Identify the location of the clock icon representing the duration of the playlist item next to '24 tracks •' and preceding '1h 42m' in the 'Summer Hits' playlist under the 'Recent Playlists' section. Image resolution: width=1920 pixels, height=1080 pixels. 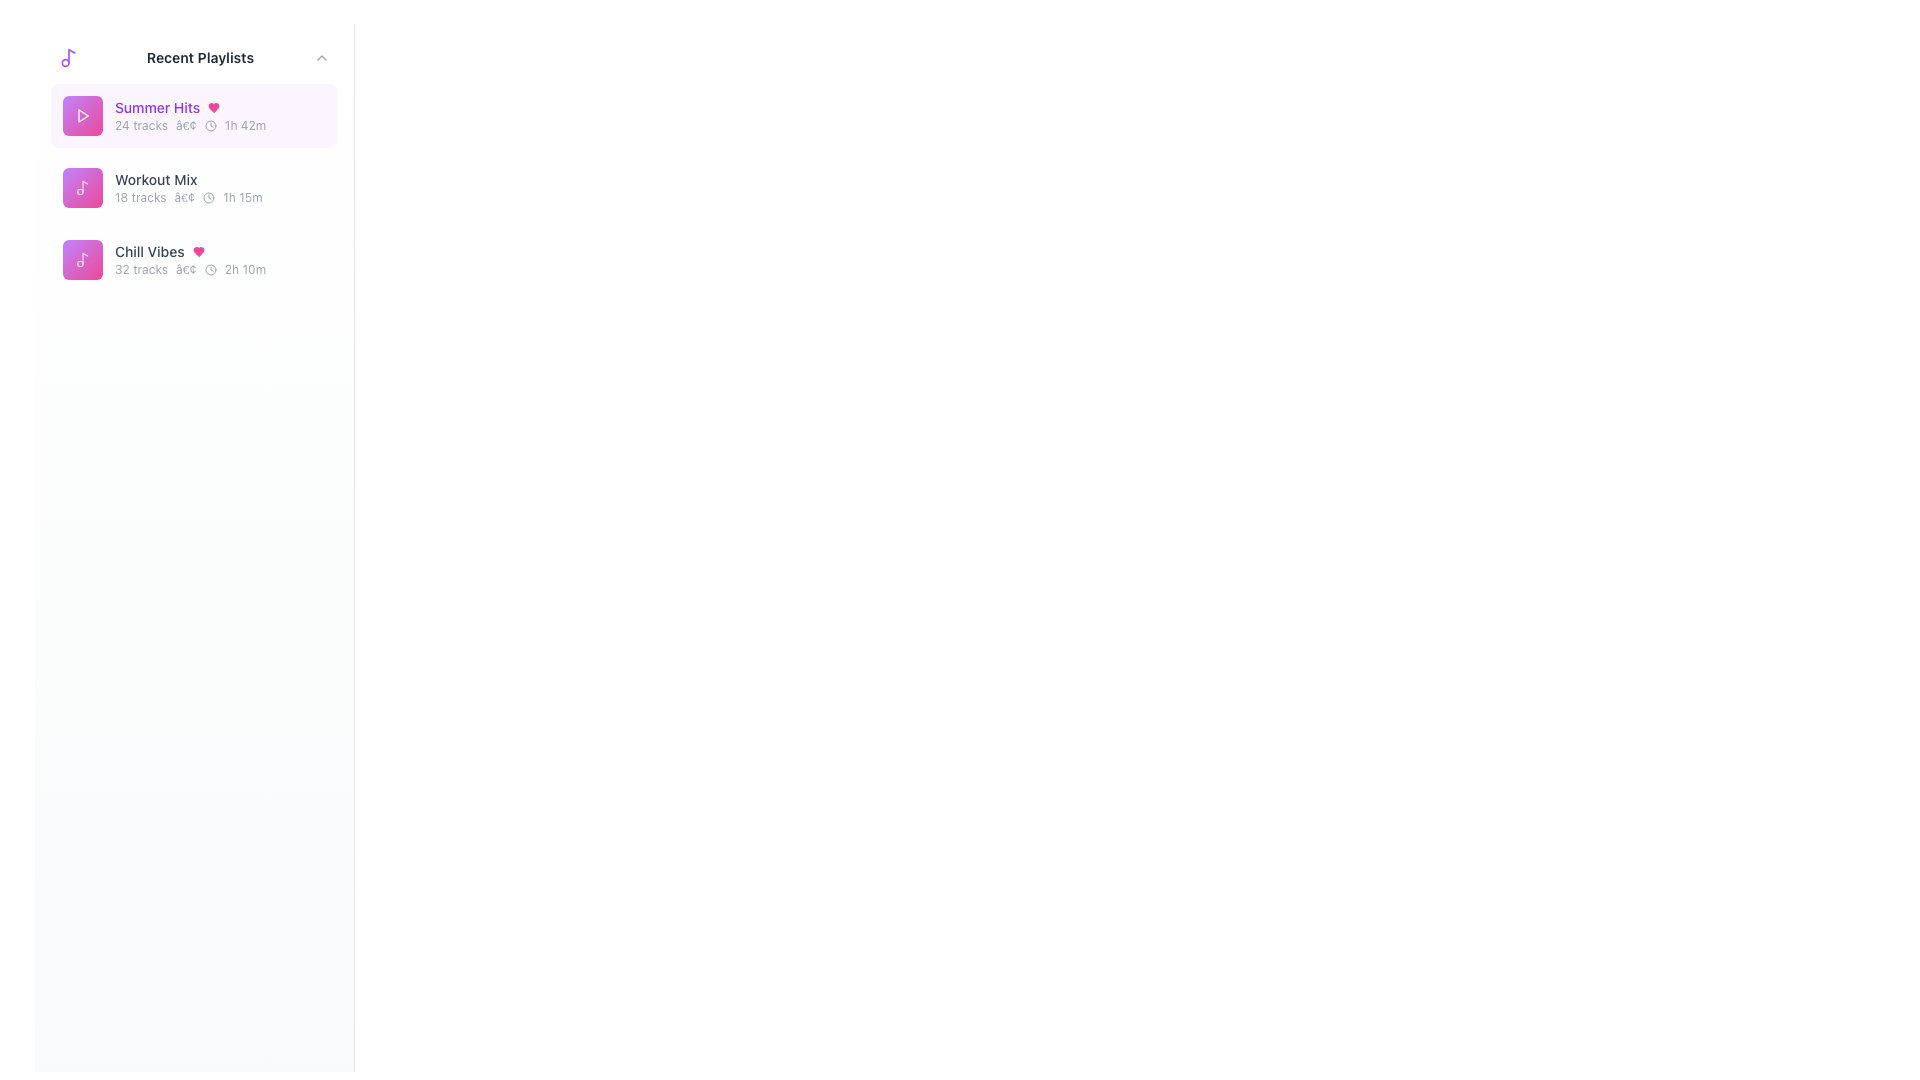
(210, 126).